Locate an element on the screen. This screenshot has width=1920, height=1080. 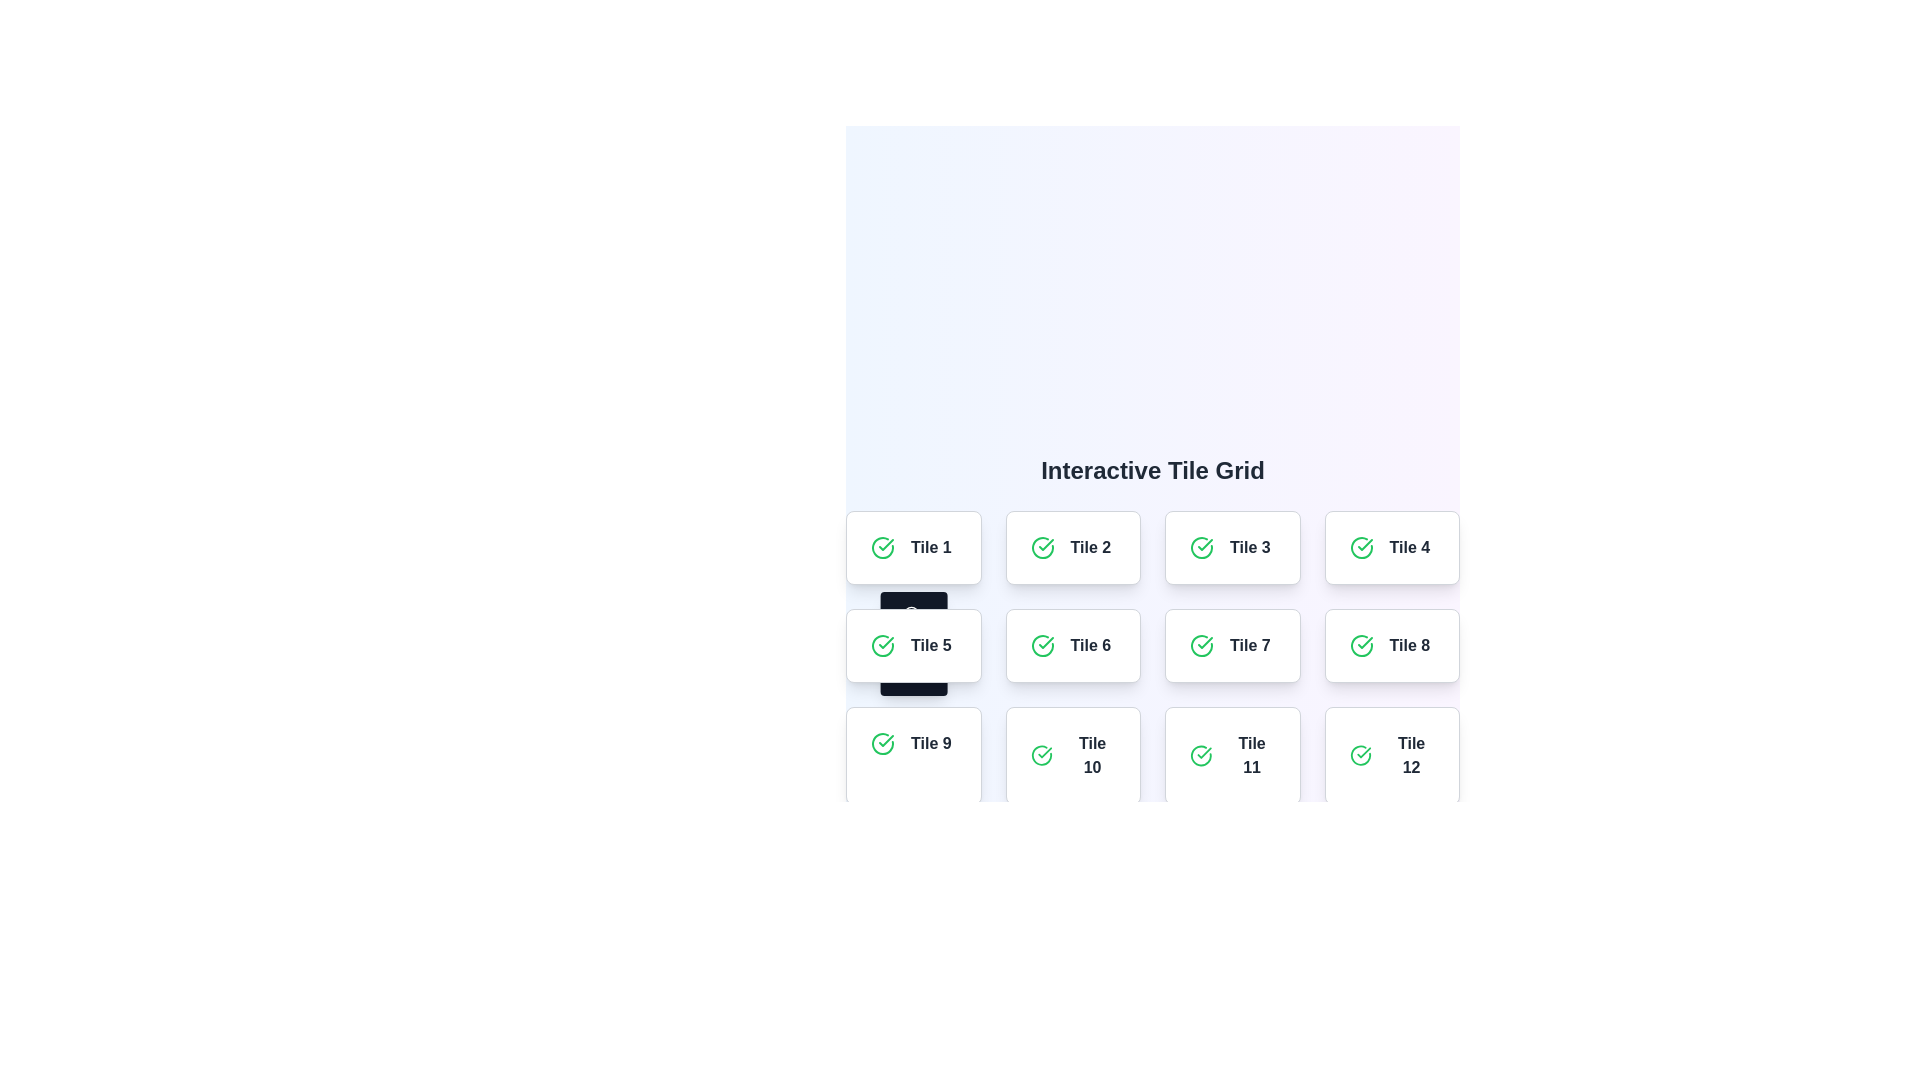
the circular icon with a green checkmark located in 'Tile 12', positioned to the left of the tile label is located at coordinates (1360, 756).